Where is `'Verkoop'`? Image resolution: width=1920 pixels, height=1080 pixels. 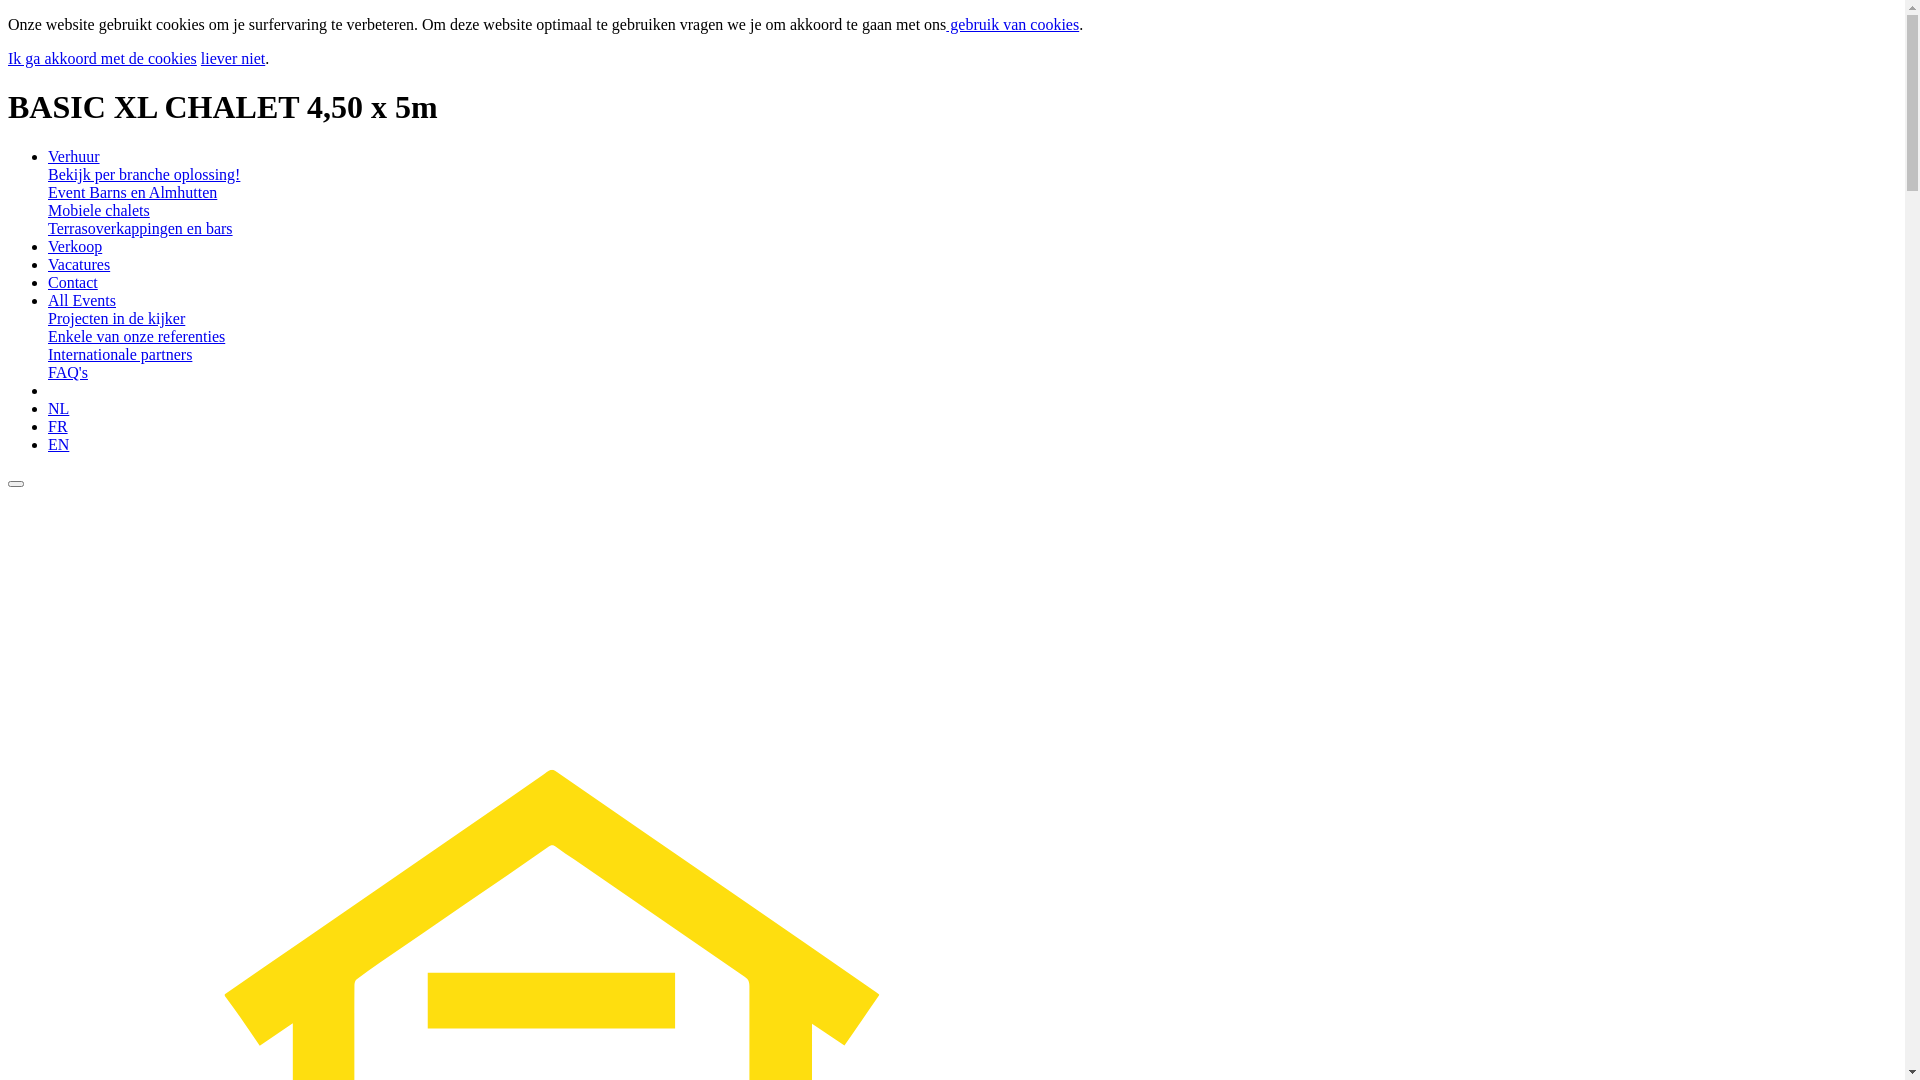
'Verkoop' is located at coordinates (48, 245).